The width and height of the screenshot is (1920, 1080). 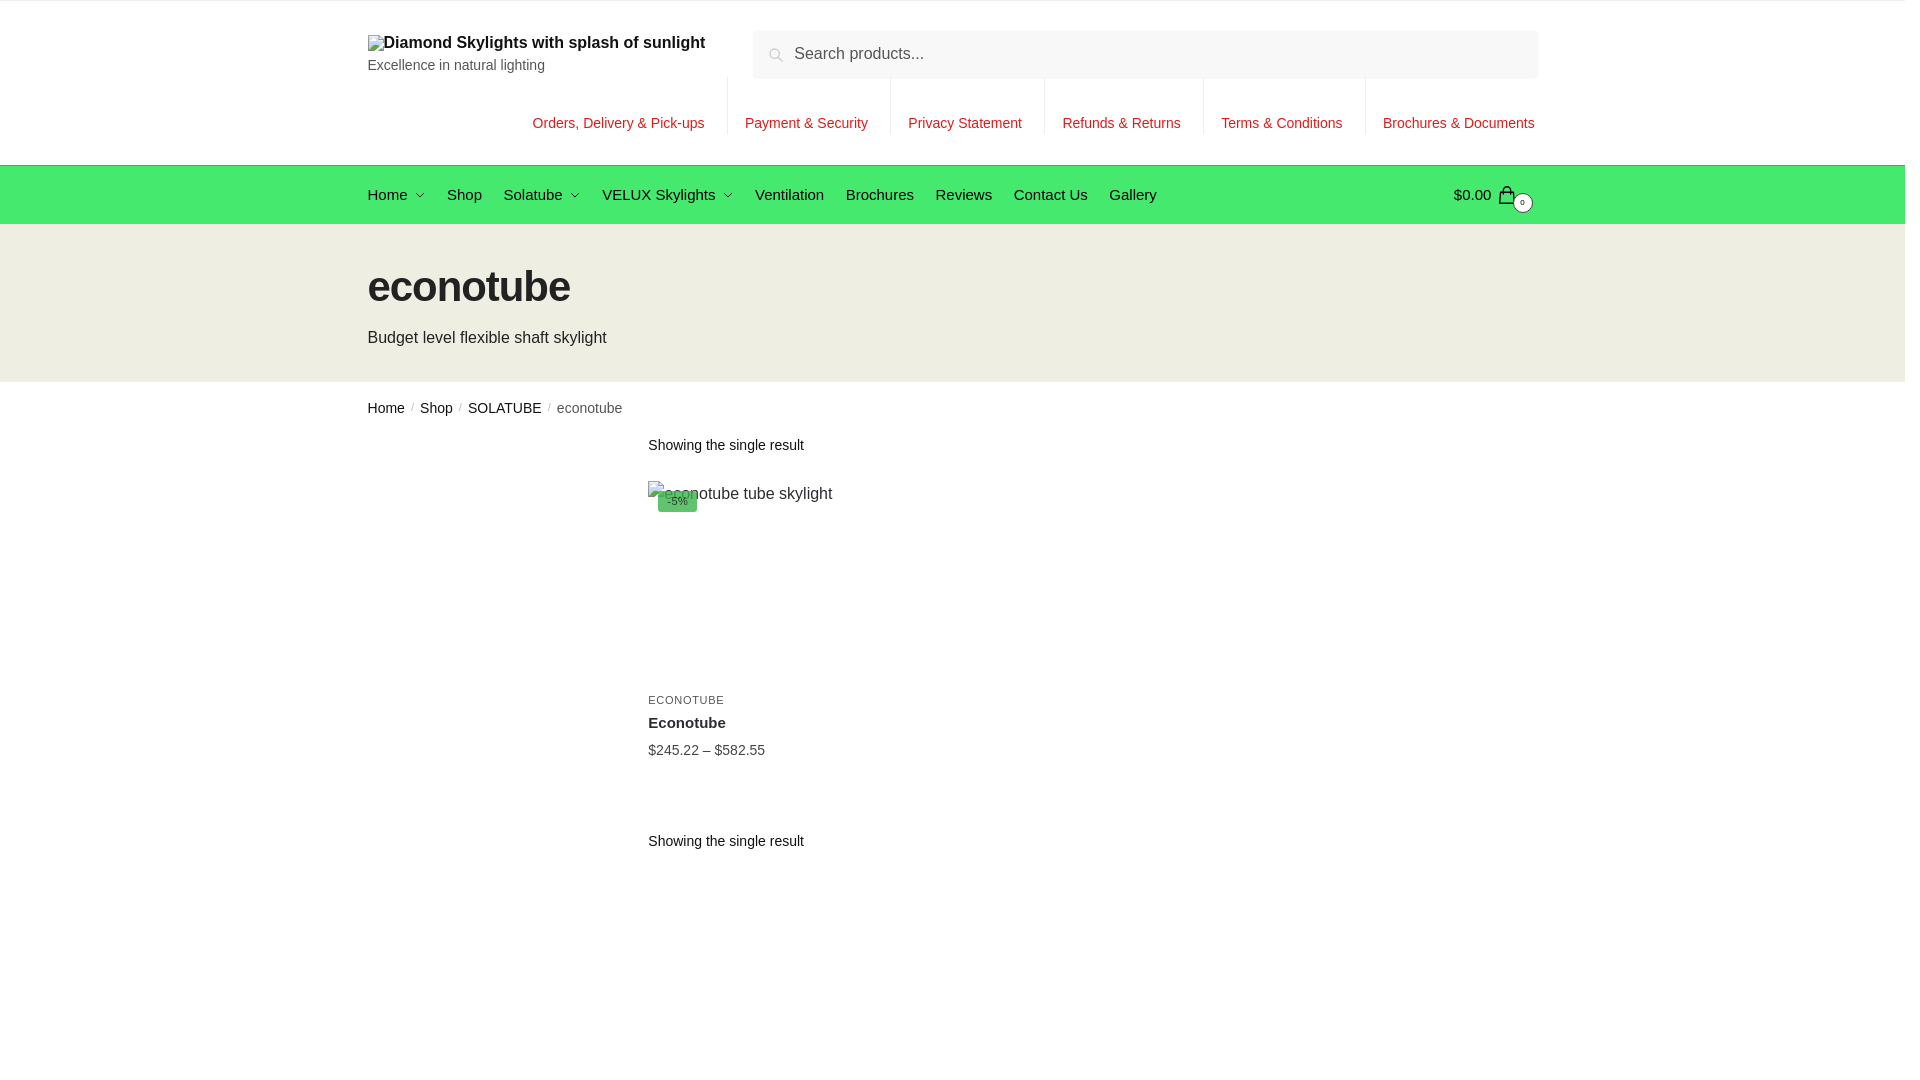 What do you see at coordinates (466, 407) in the screenshot?
I see `'SOLATUBE'` at bounding box center [466, 407].